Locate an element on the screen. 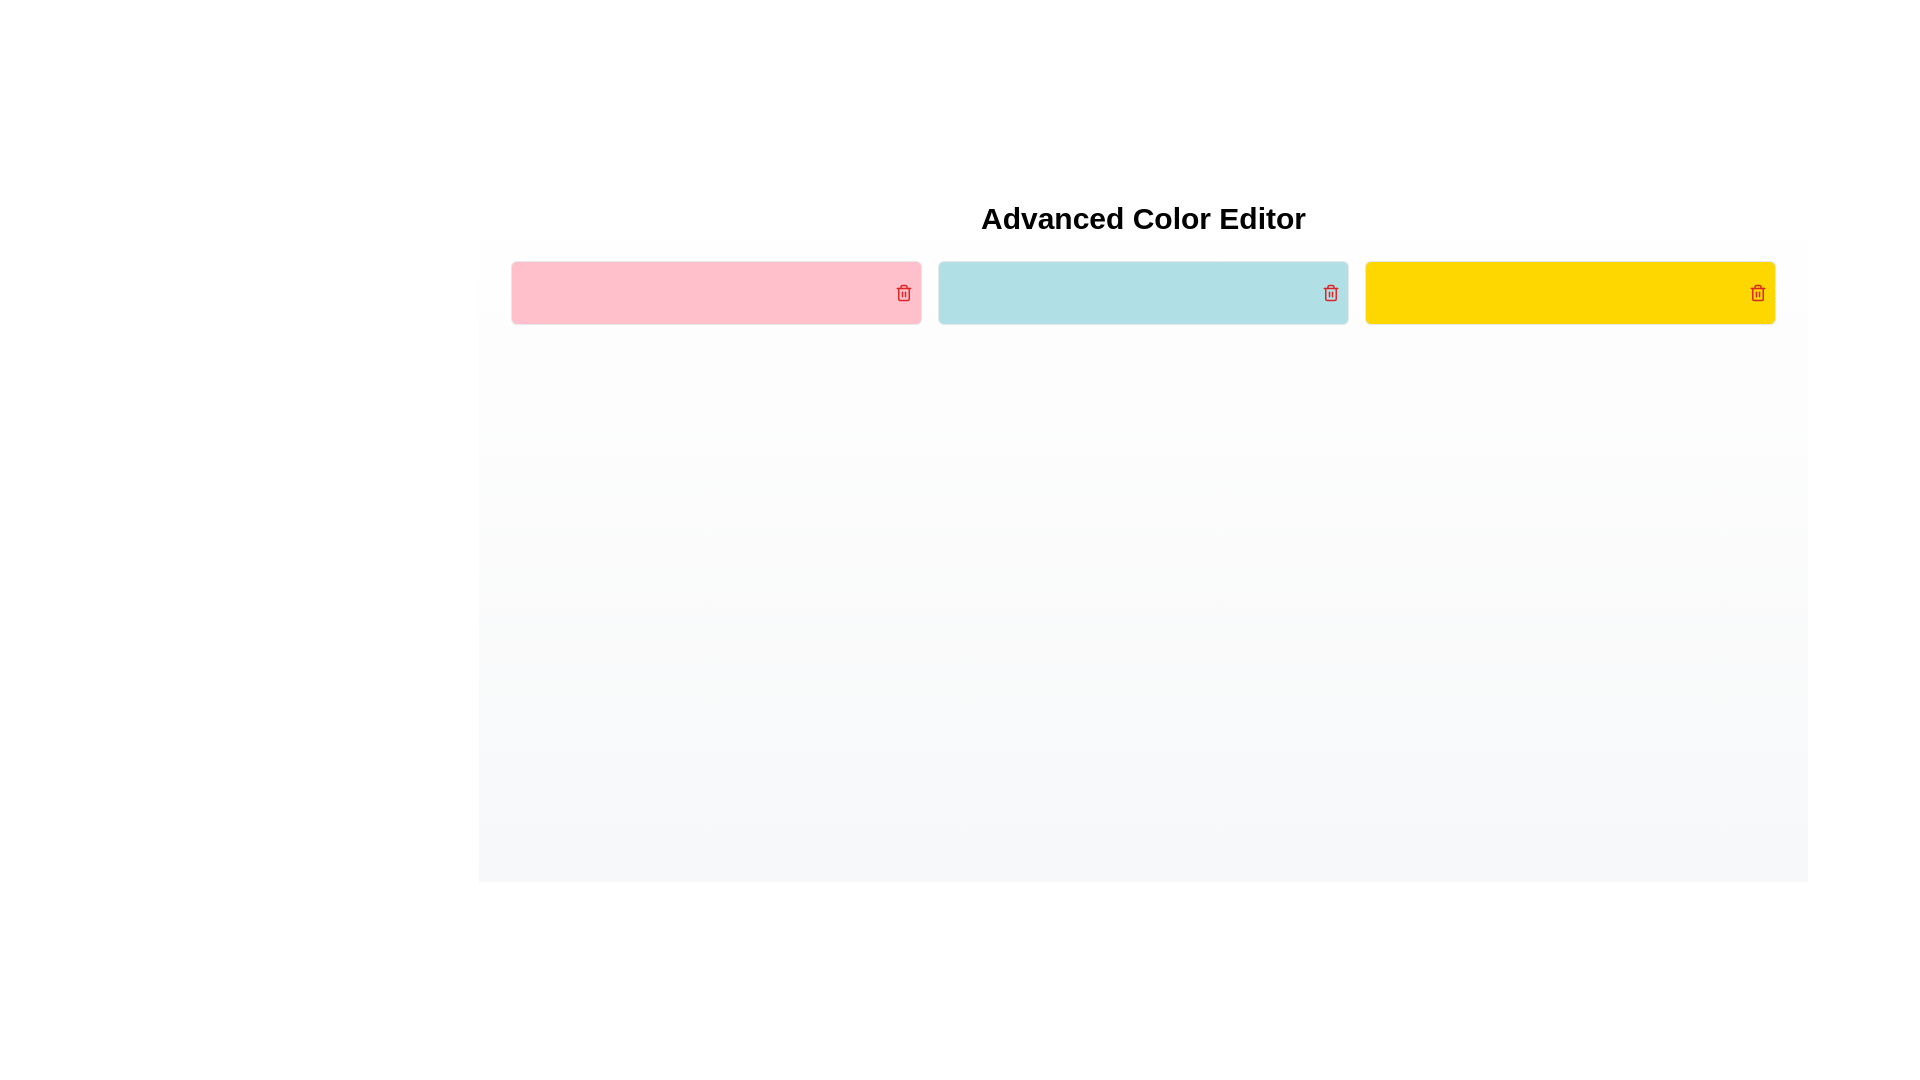 This screenshot has height=1080, width=1920. the trash bin icon located at the far right of the light blue rectangular block is located at coordinates (1330, 294).